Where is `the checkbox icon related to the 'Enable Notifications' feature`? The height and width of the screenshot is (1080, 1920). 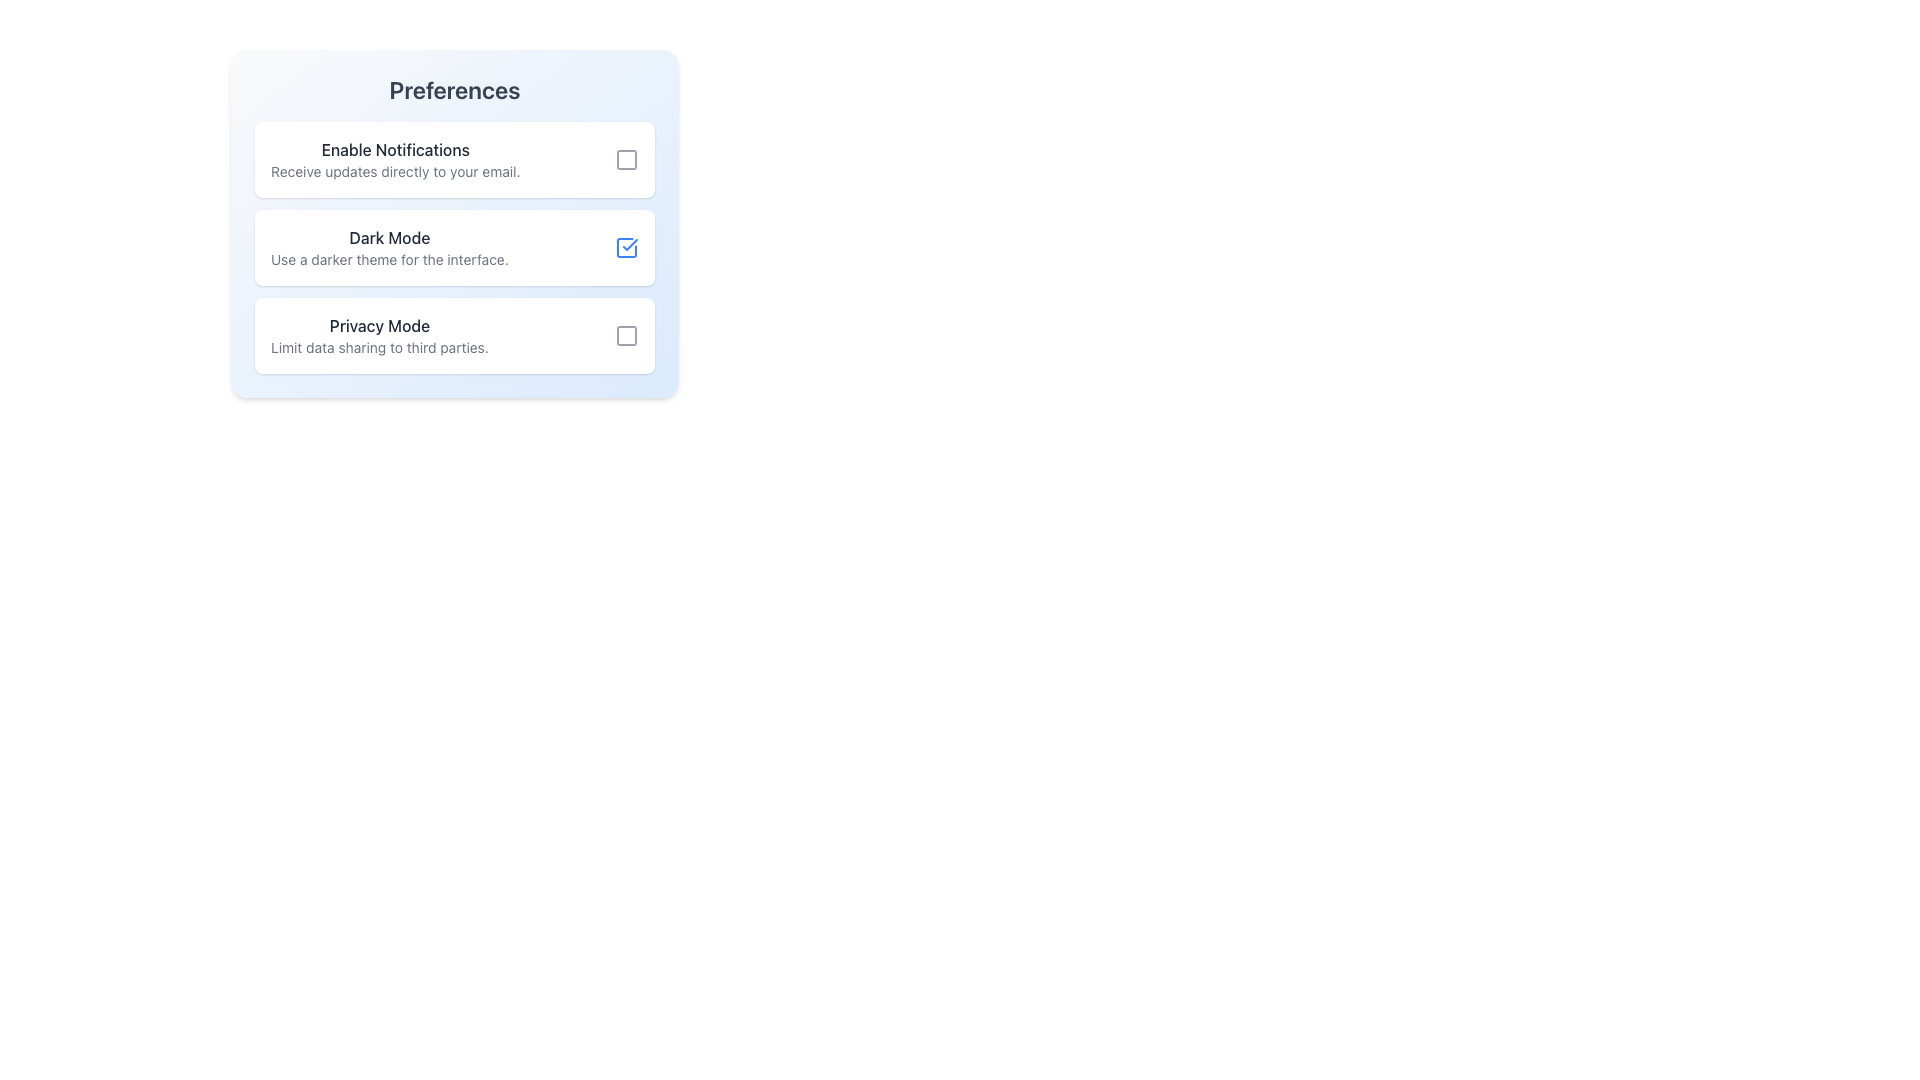
the checkbox icon related to the 'Enable Notifications' feature is located at coordinates (626, 158).